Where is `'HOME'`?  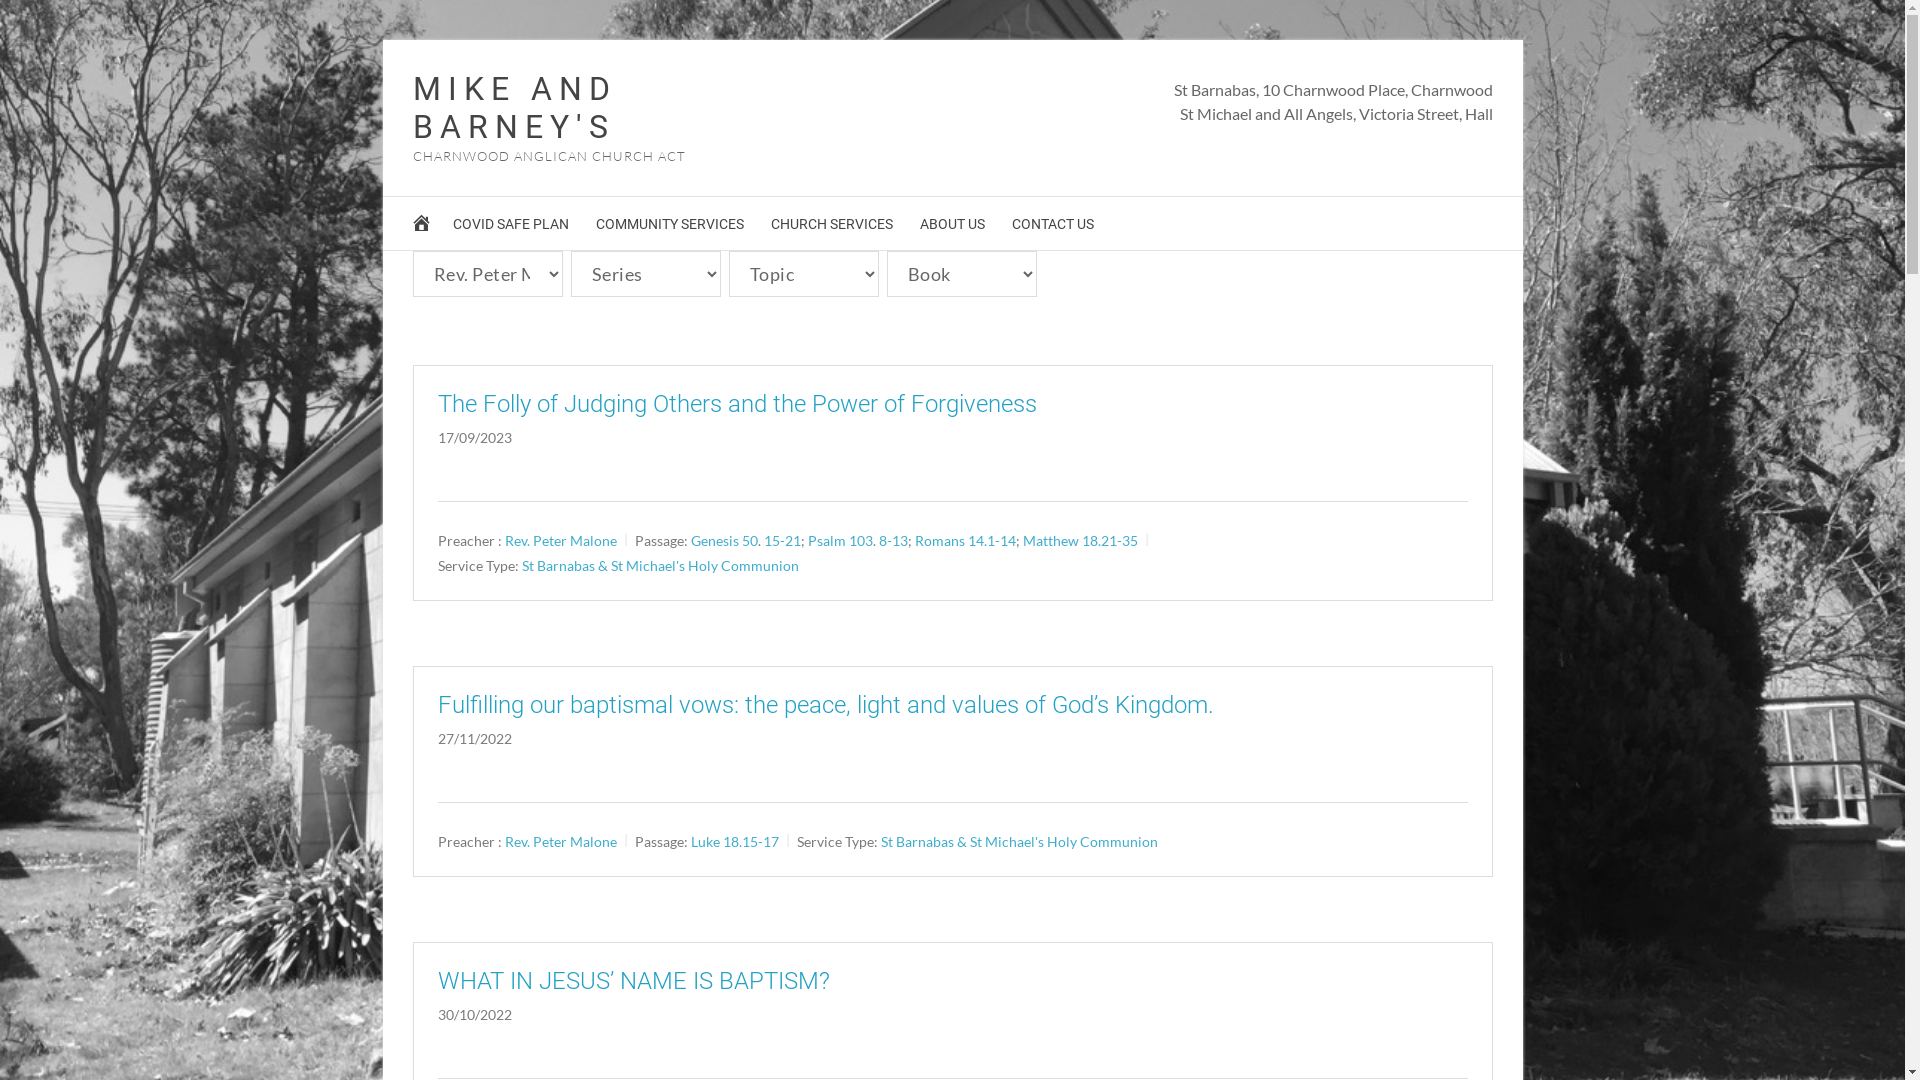
'HOME' is located at coordinates (423, 227).